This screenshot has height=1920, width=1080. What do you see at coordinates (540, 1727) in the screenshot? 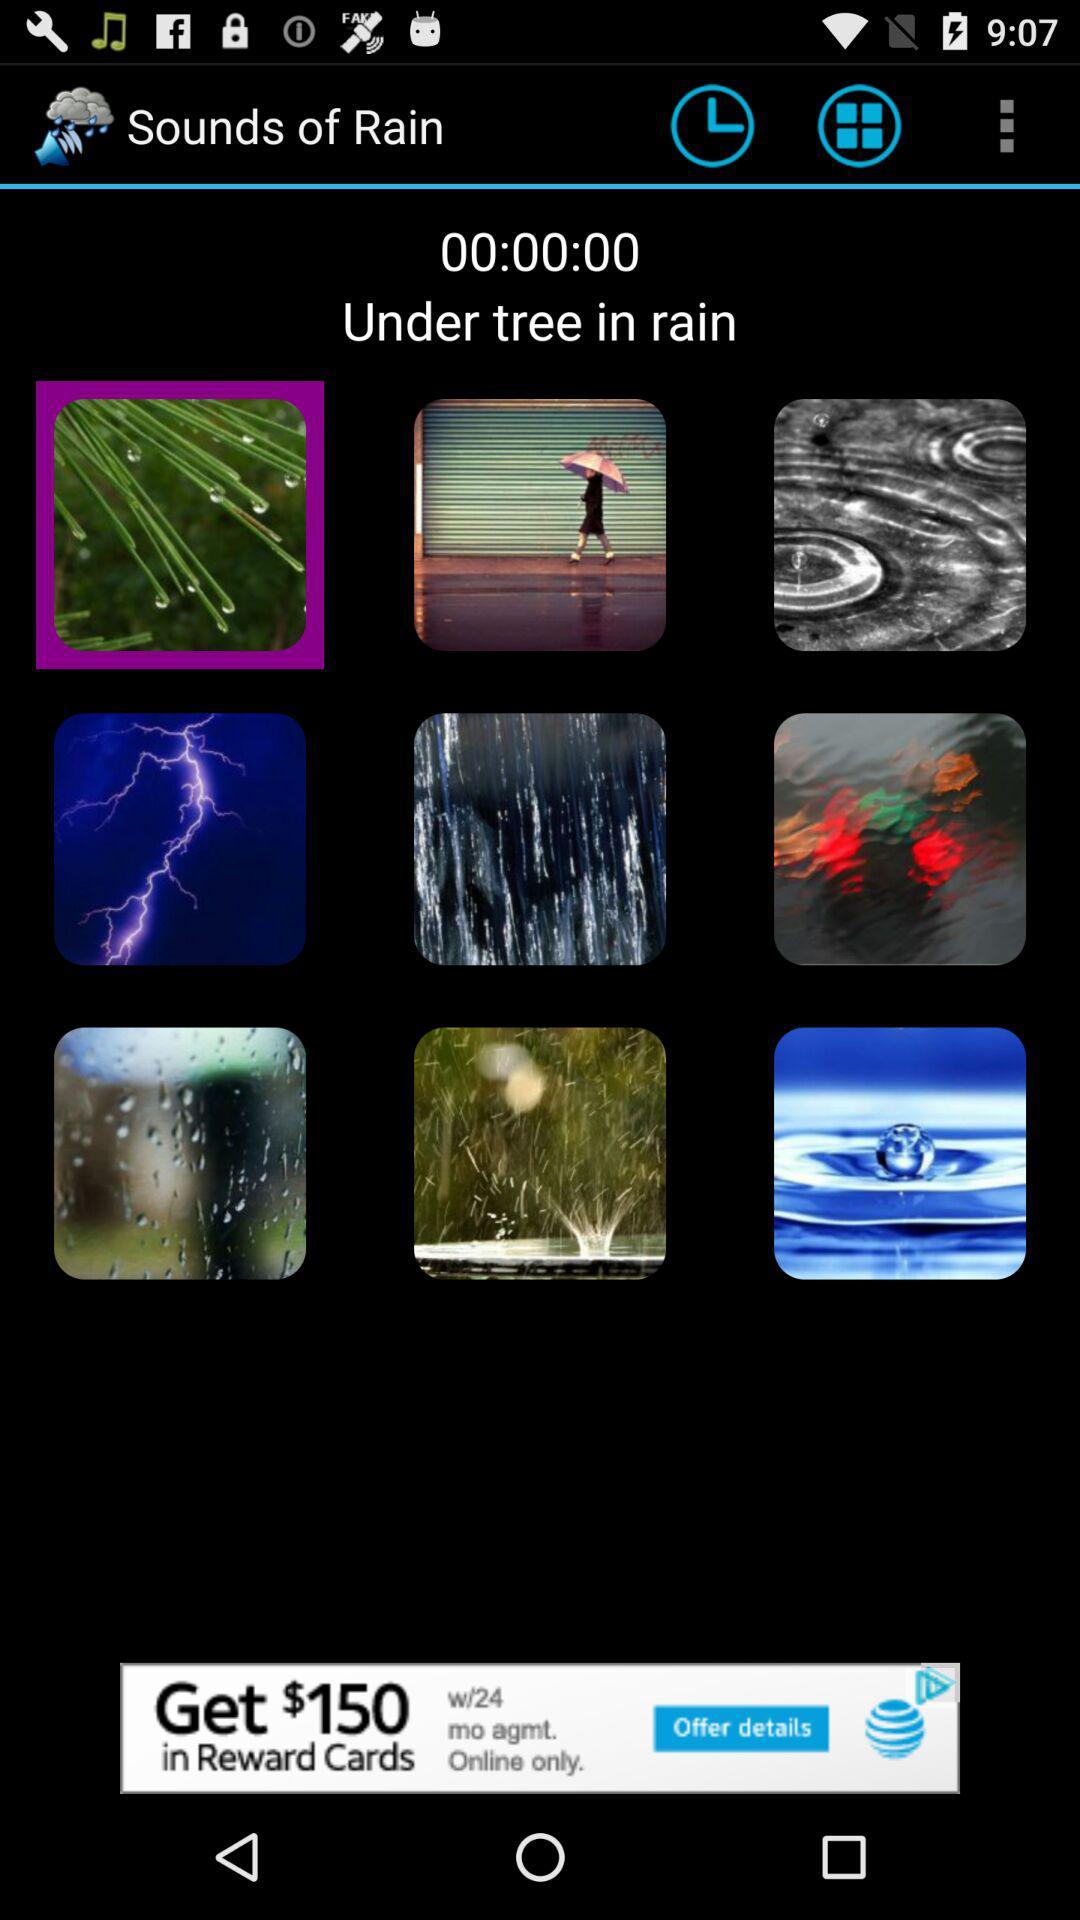
I see `advertisement` at bounding box center [540, 1727].